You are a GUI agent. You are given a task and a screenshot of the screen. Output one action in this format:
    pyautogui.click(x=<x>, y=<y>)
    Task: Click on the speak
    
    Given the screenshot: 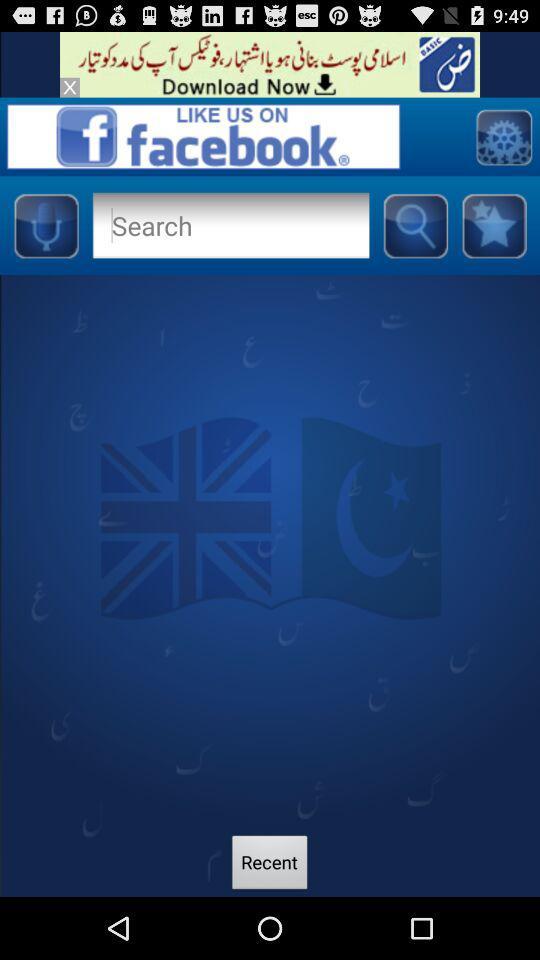 What is the action you would take?
    pyautogui.click(x=45, y=225)
    